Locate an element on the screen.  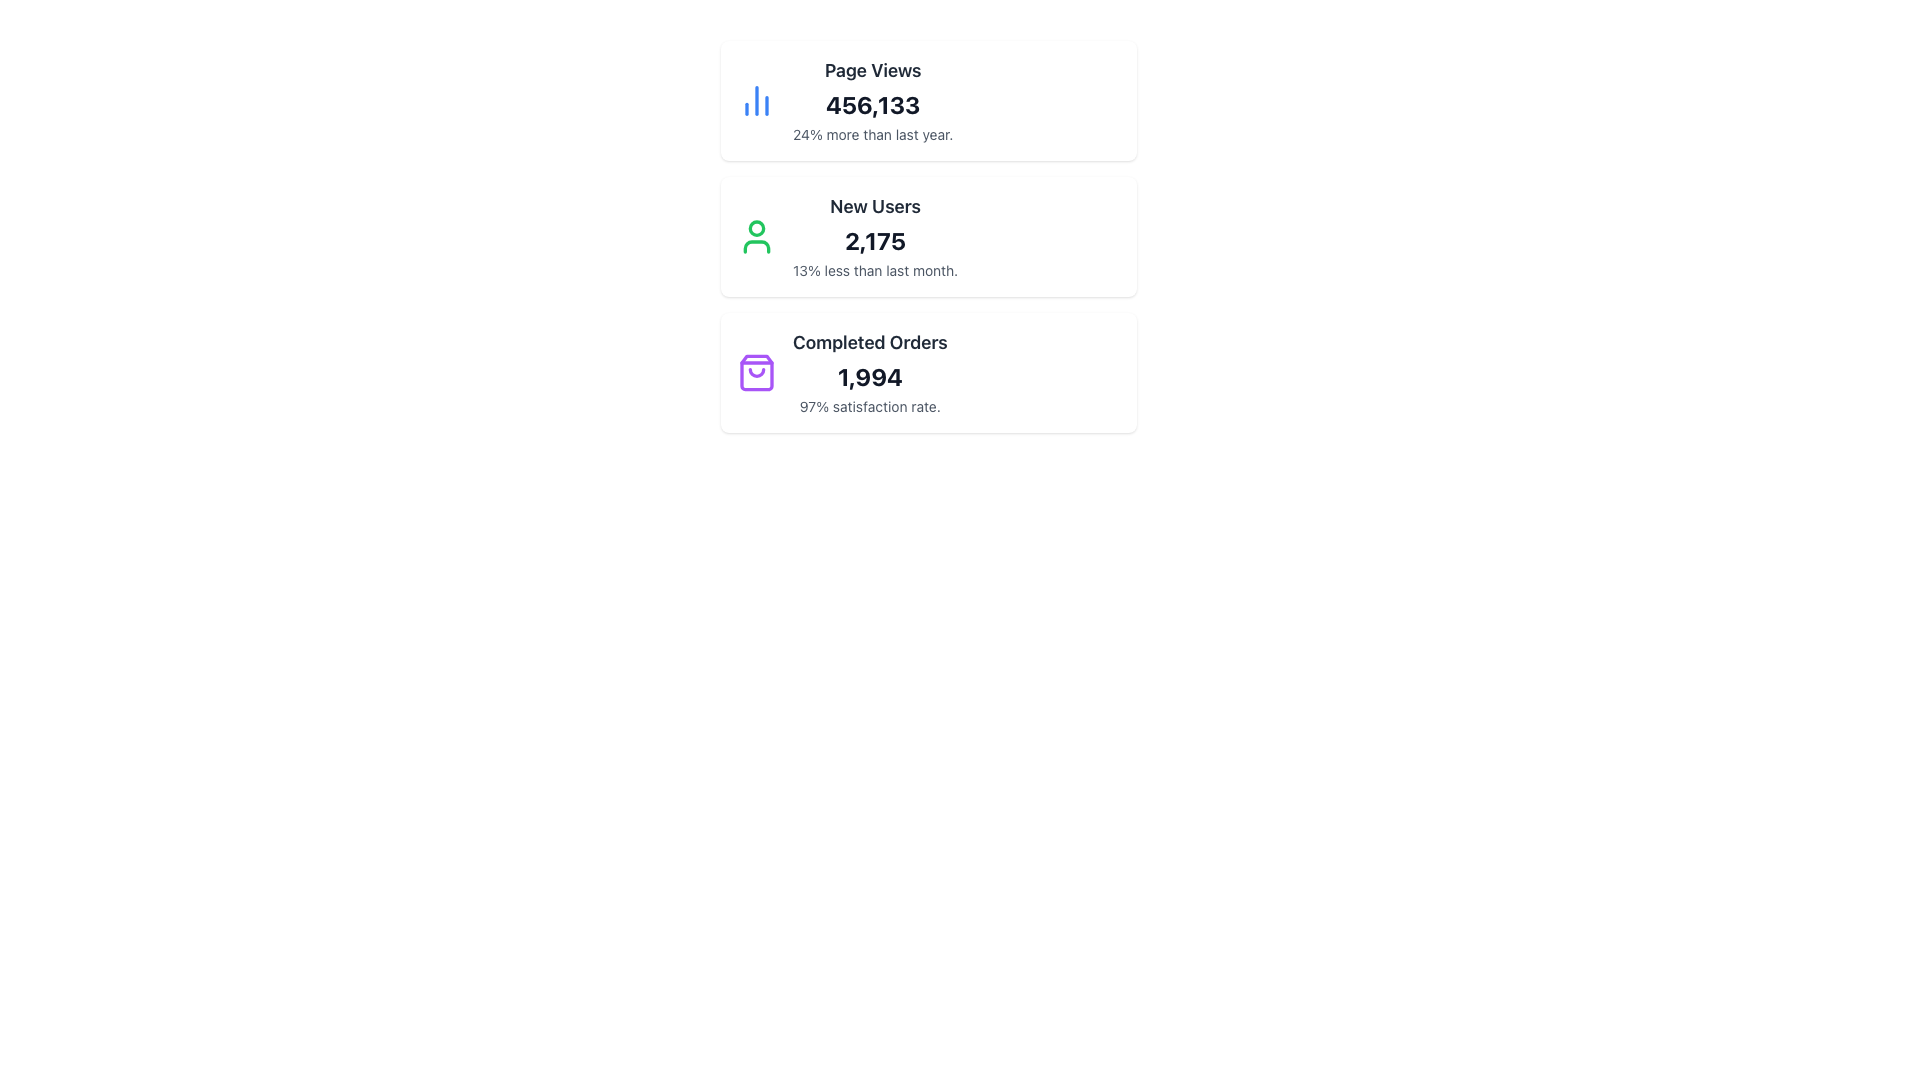
the text label reading '13% less than last month.' located at the bottom of the metric card for 'New Users' is located at coordinates (875, 270).